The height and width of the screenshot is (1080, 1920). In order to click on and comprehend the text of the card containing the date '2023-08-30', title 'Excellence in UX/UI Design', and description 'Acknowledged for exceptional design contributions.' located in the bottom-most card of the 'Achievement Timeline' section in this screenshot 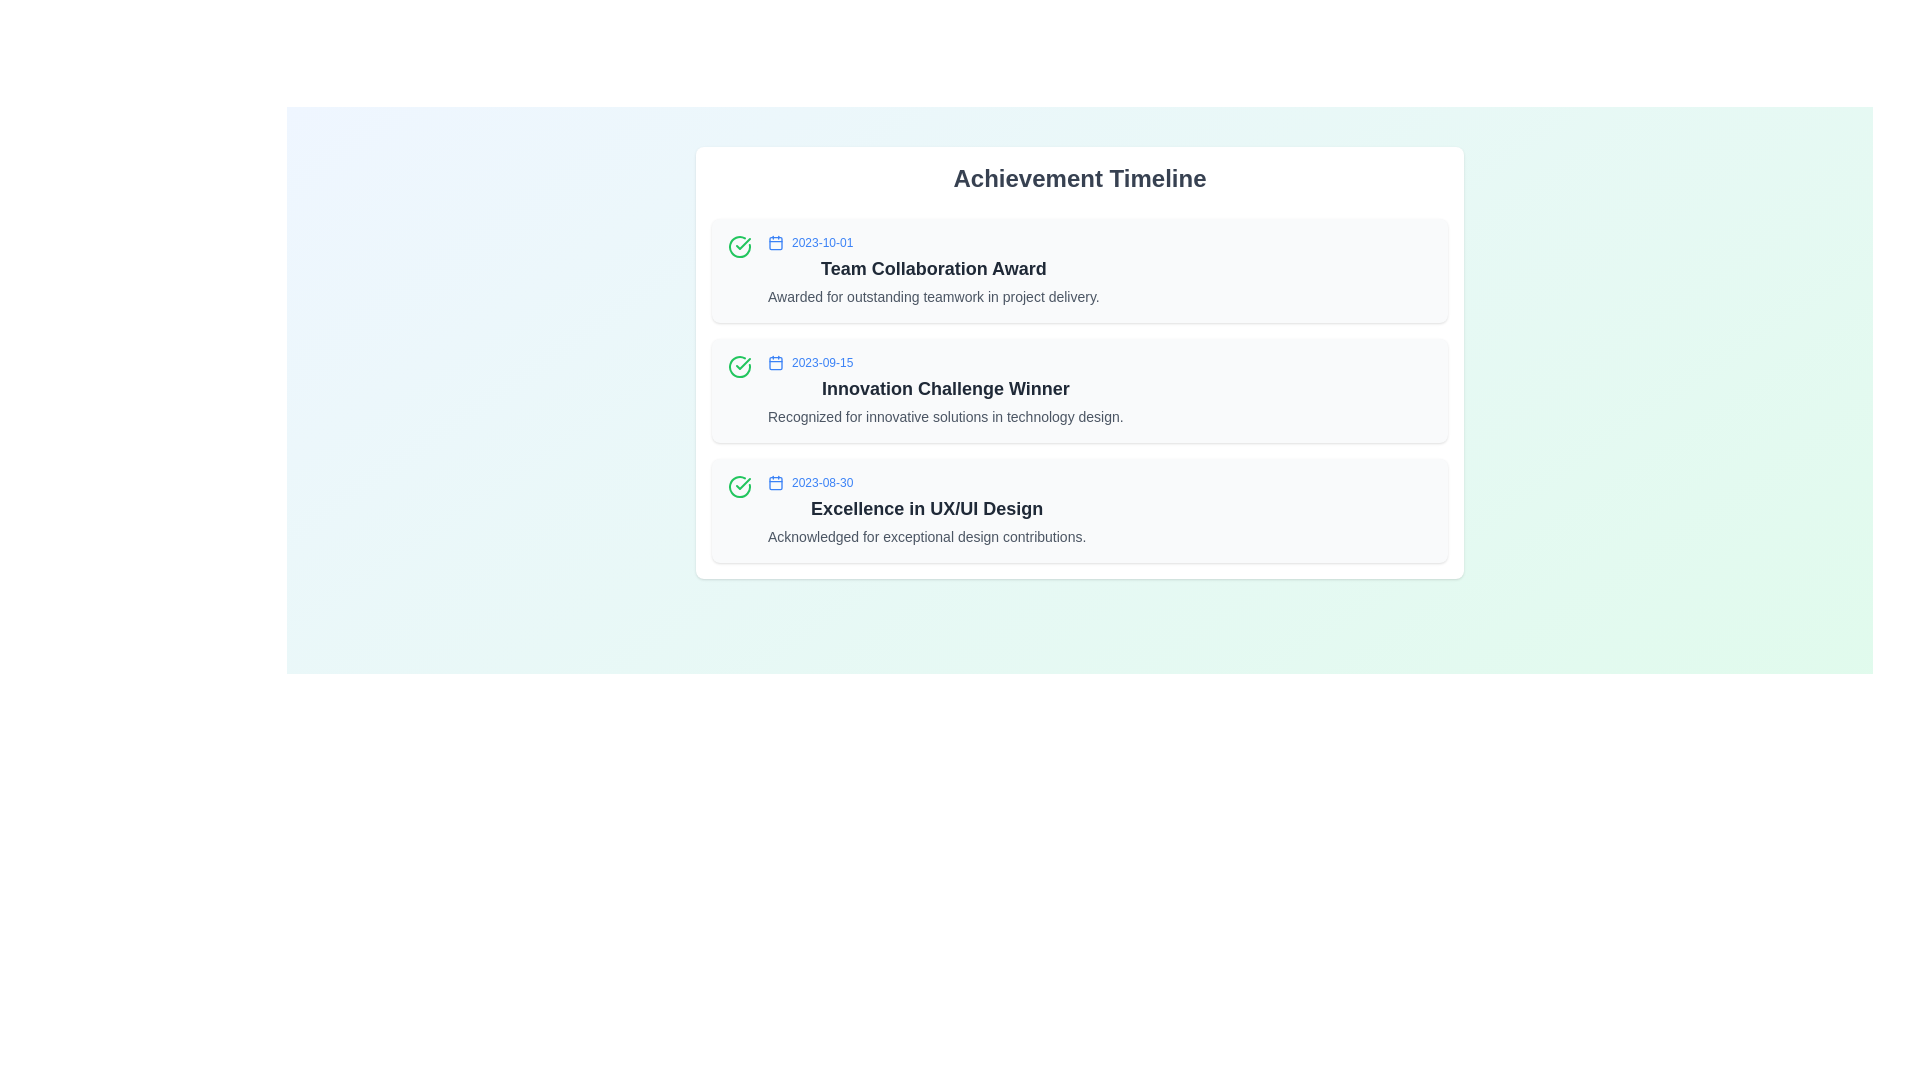, I will do `click(926, 509)`.